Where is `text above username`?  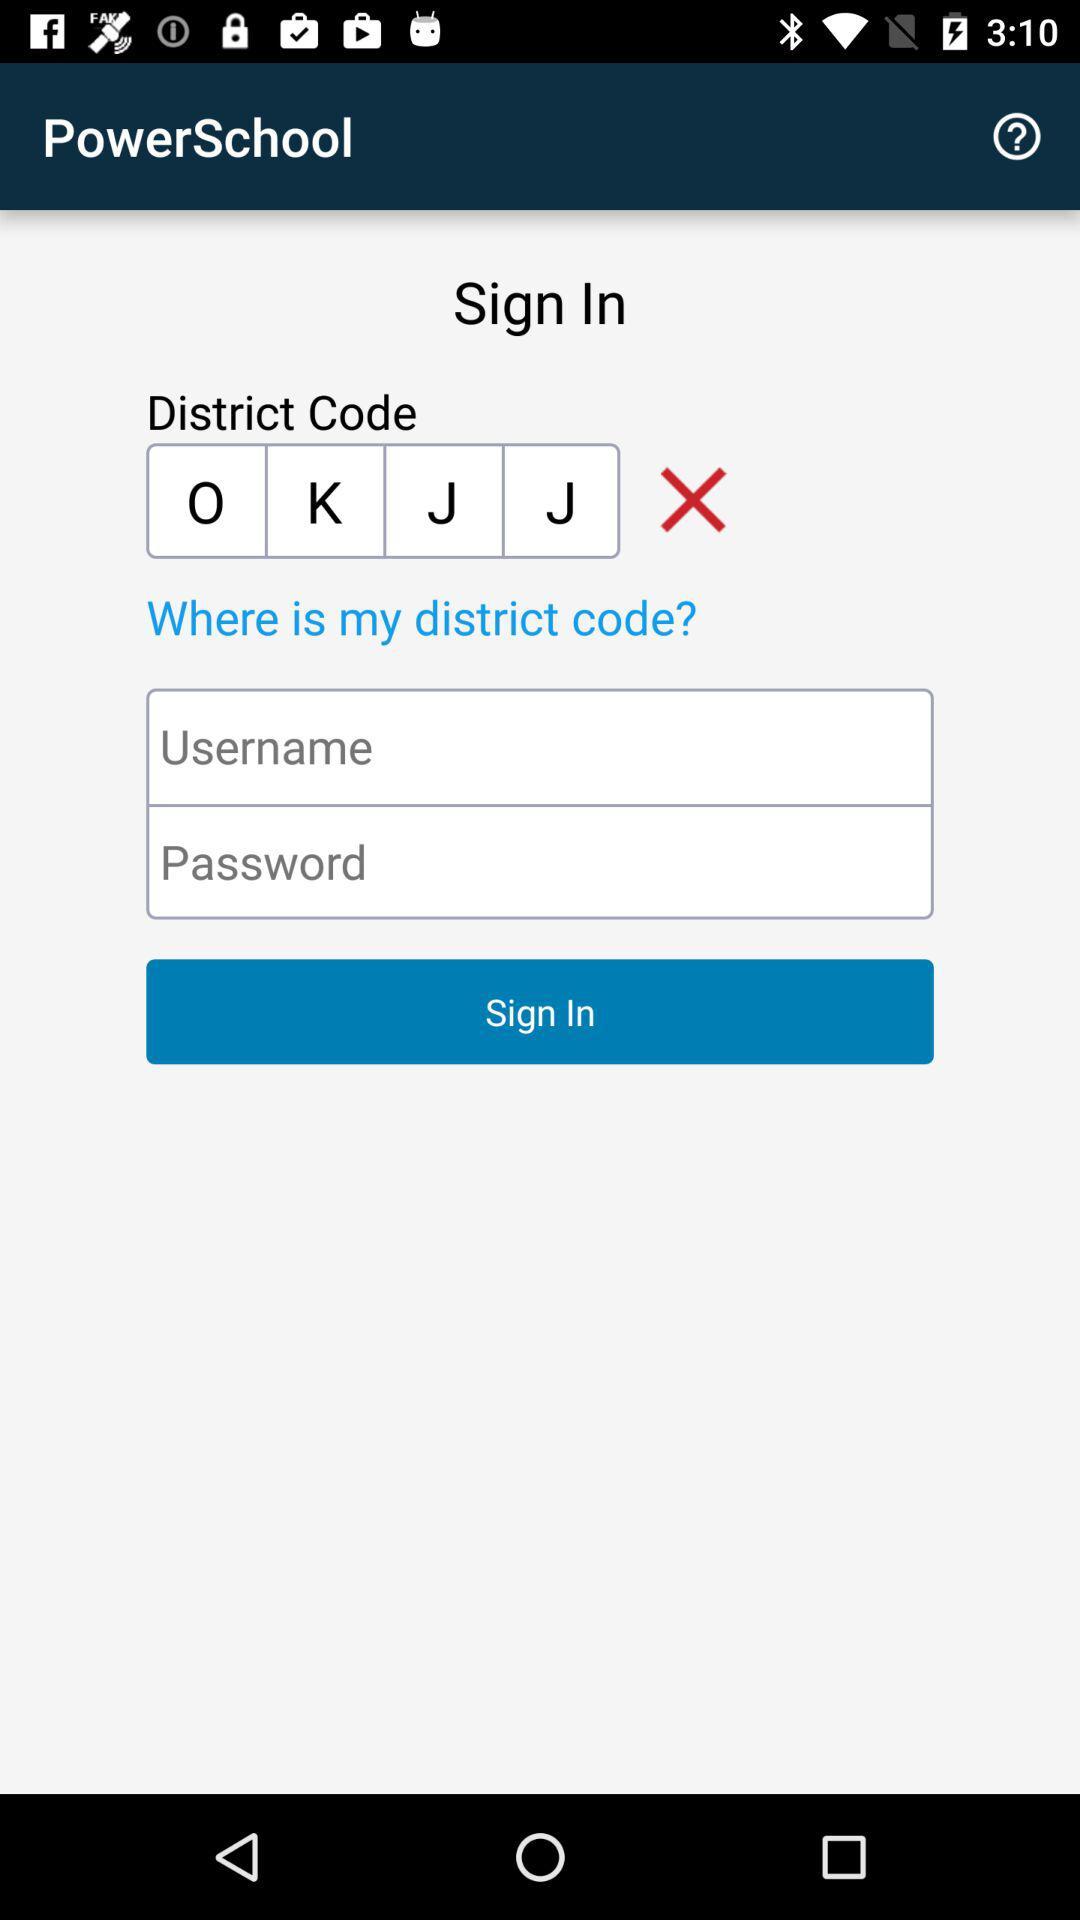 text above username is located at coordinates (585, 616).